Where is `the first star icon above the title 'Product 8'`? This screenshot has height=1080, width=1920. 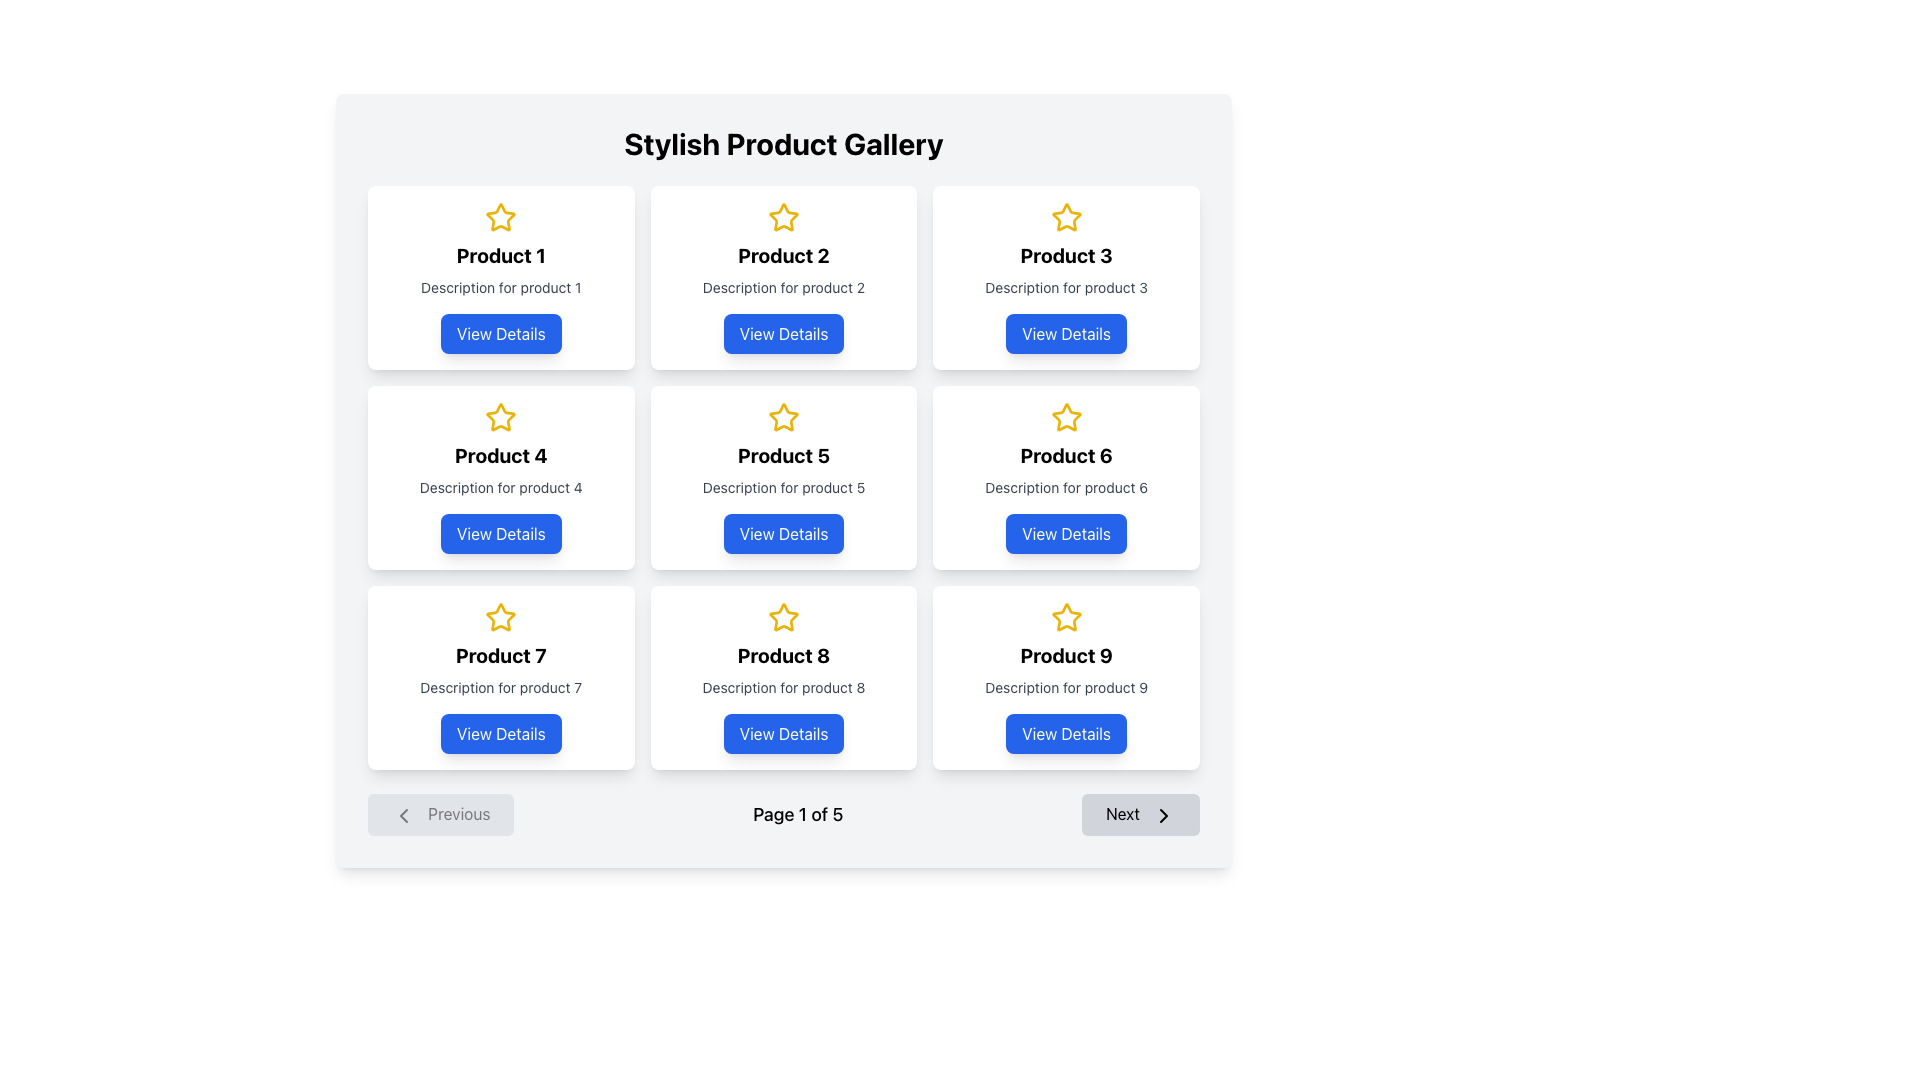
the first star icon above the title 'Product 8' is located at coordinates (782, 616).